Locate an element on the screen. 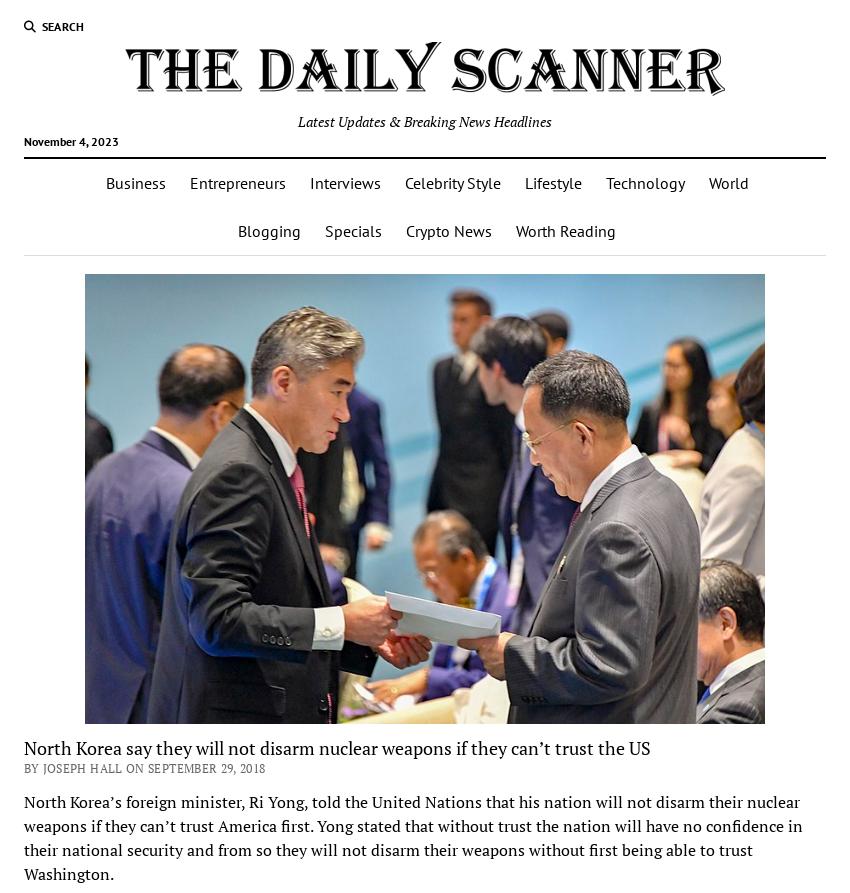 This screenshot has width=850, height=893. 'Entrepreneurs' is located at coordinates (236, 180).